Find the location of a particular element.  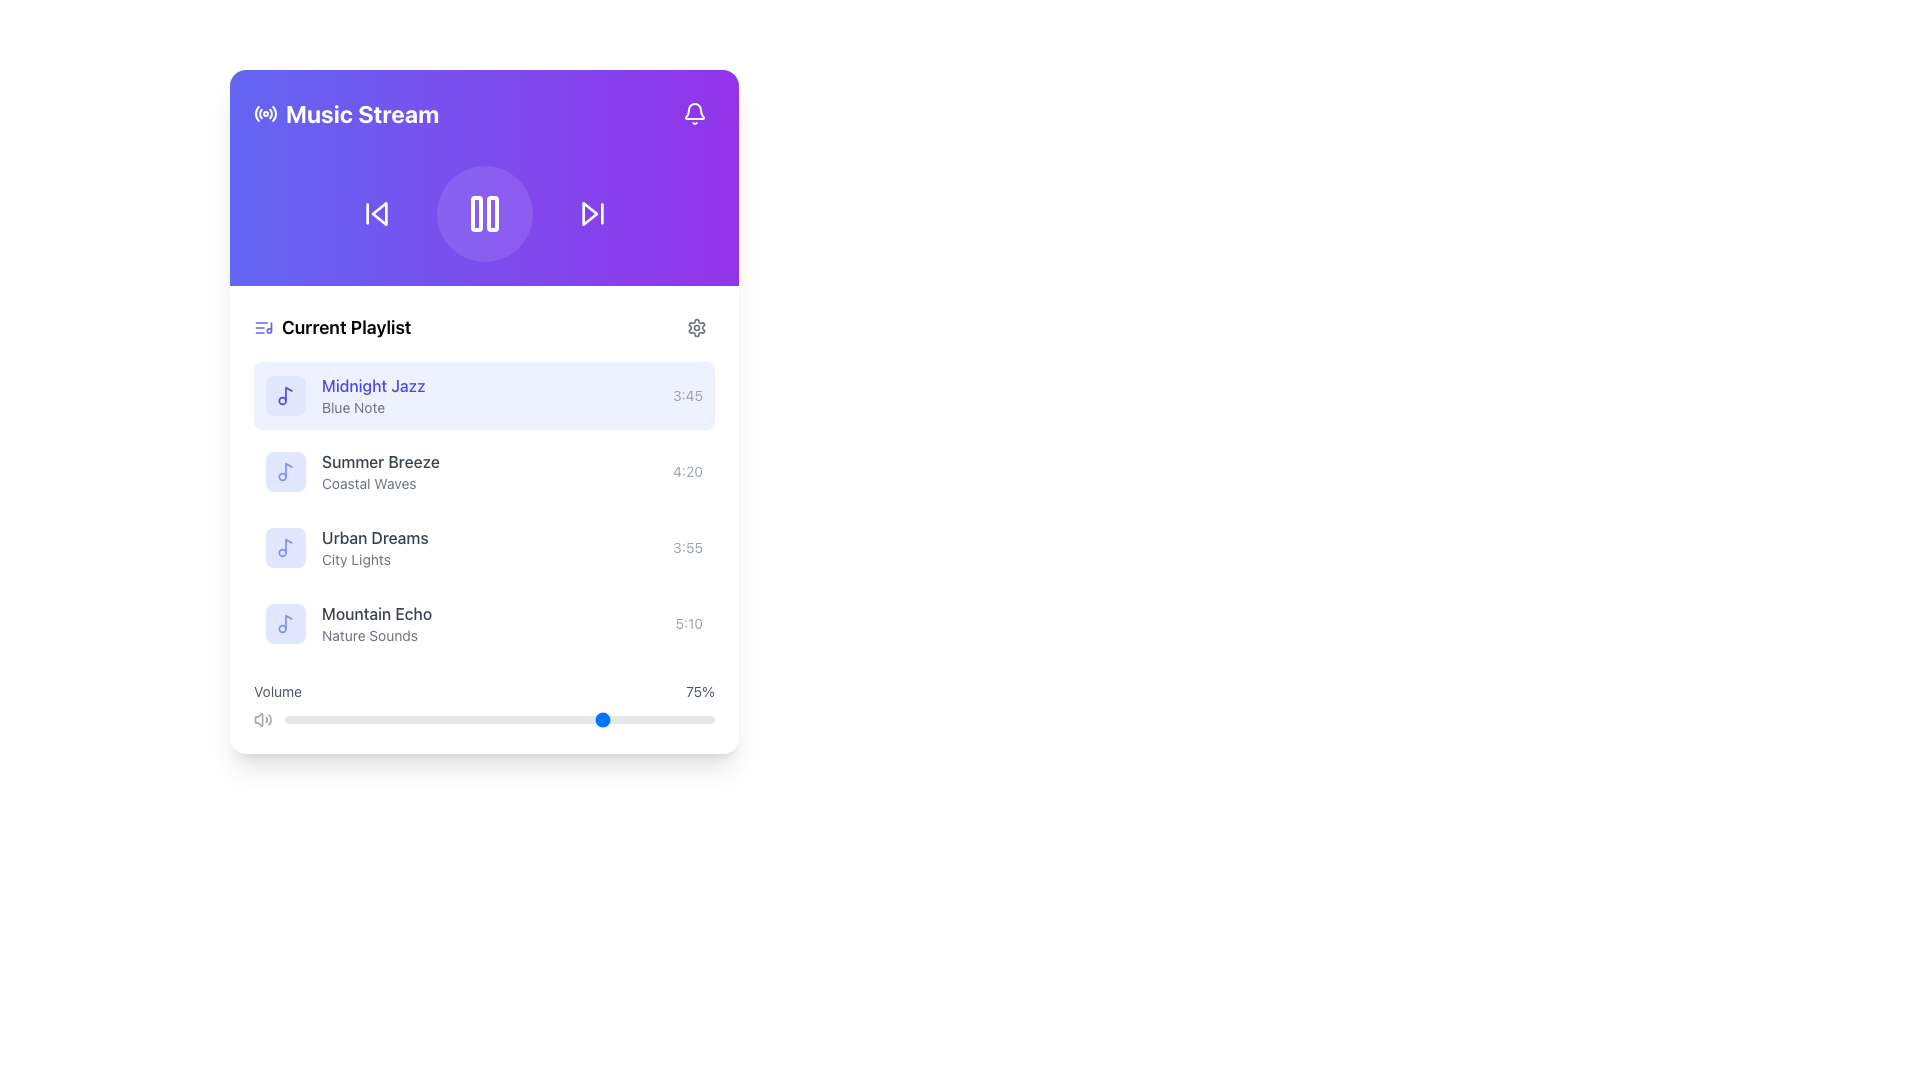

the text label displaying '4:20', which is styled minimally in gray and located on the right side of a playlist item is located at coordinates (688, 471).